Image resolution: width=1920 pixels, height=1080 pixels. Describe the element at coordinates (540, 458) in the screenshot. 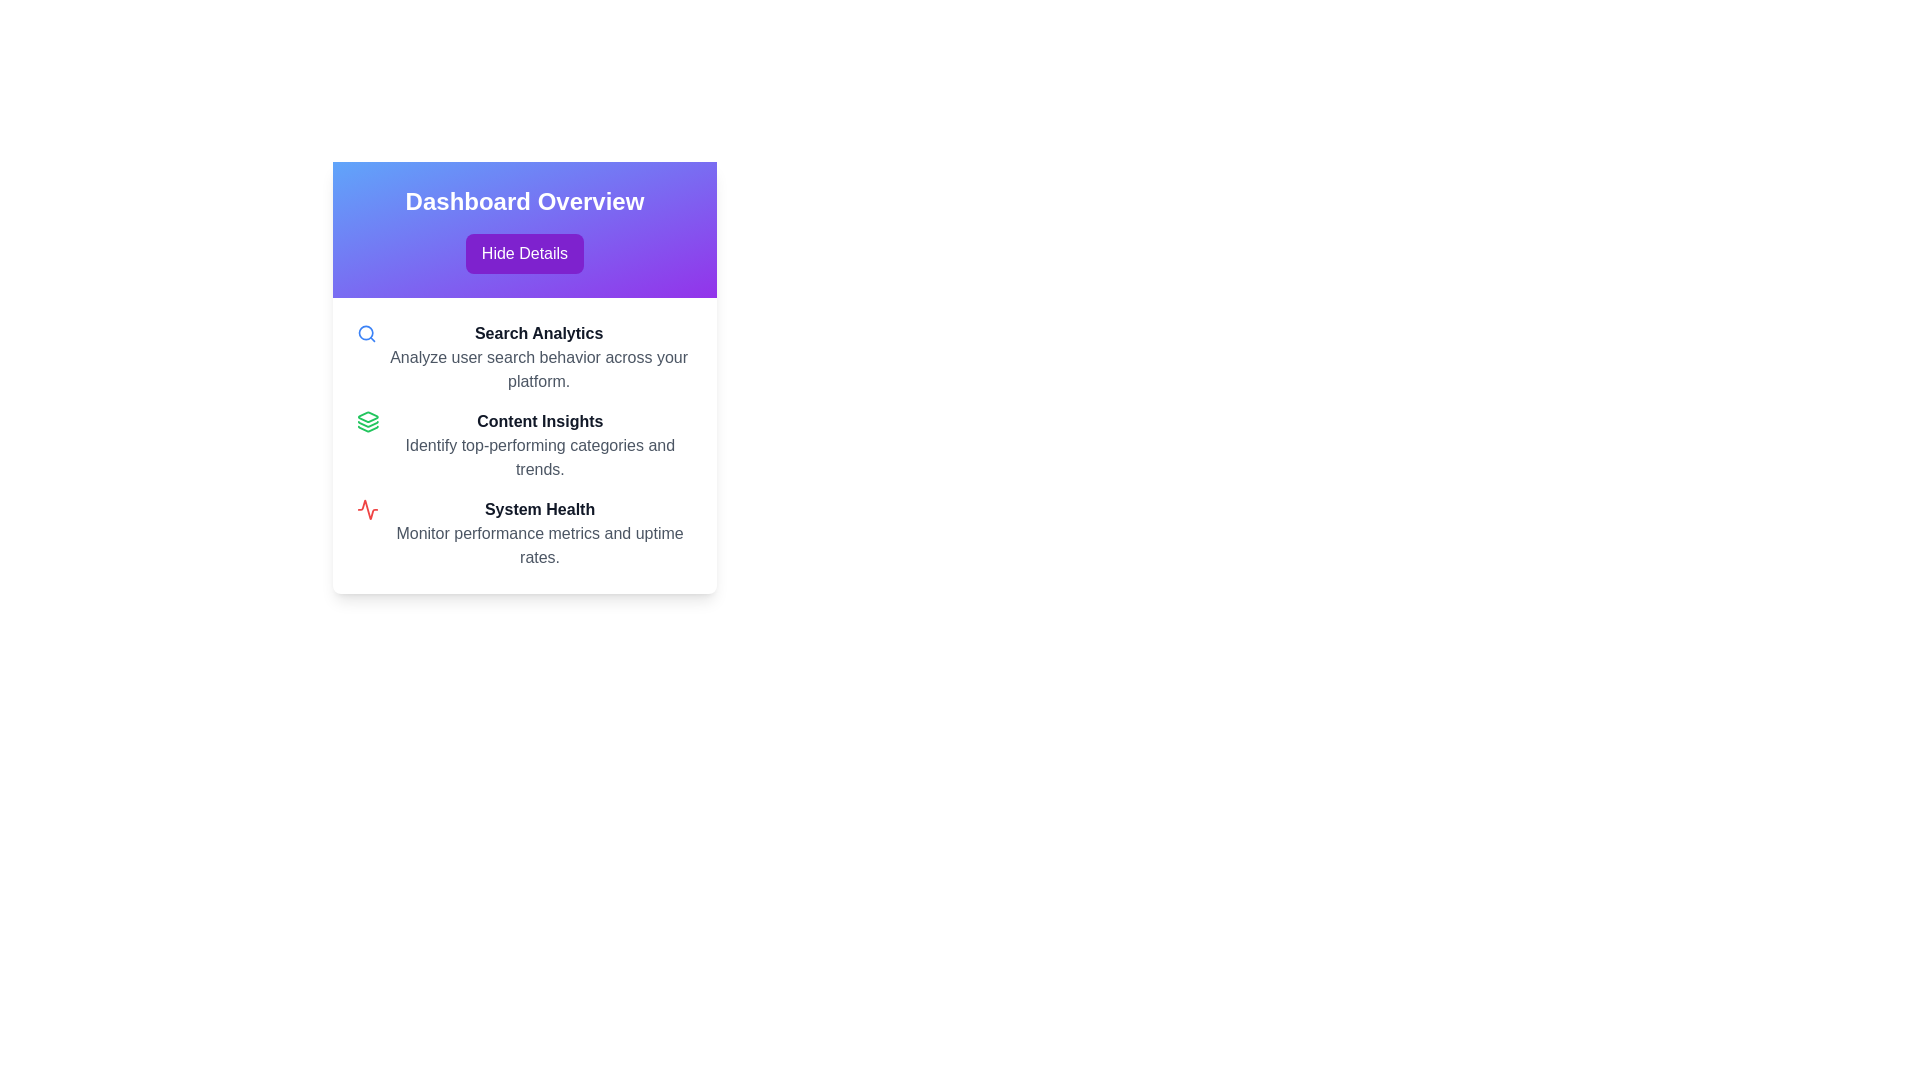

I see `the descriptive text element located under the 'Content Insights' heading, which provides additional details about its features` at that location.